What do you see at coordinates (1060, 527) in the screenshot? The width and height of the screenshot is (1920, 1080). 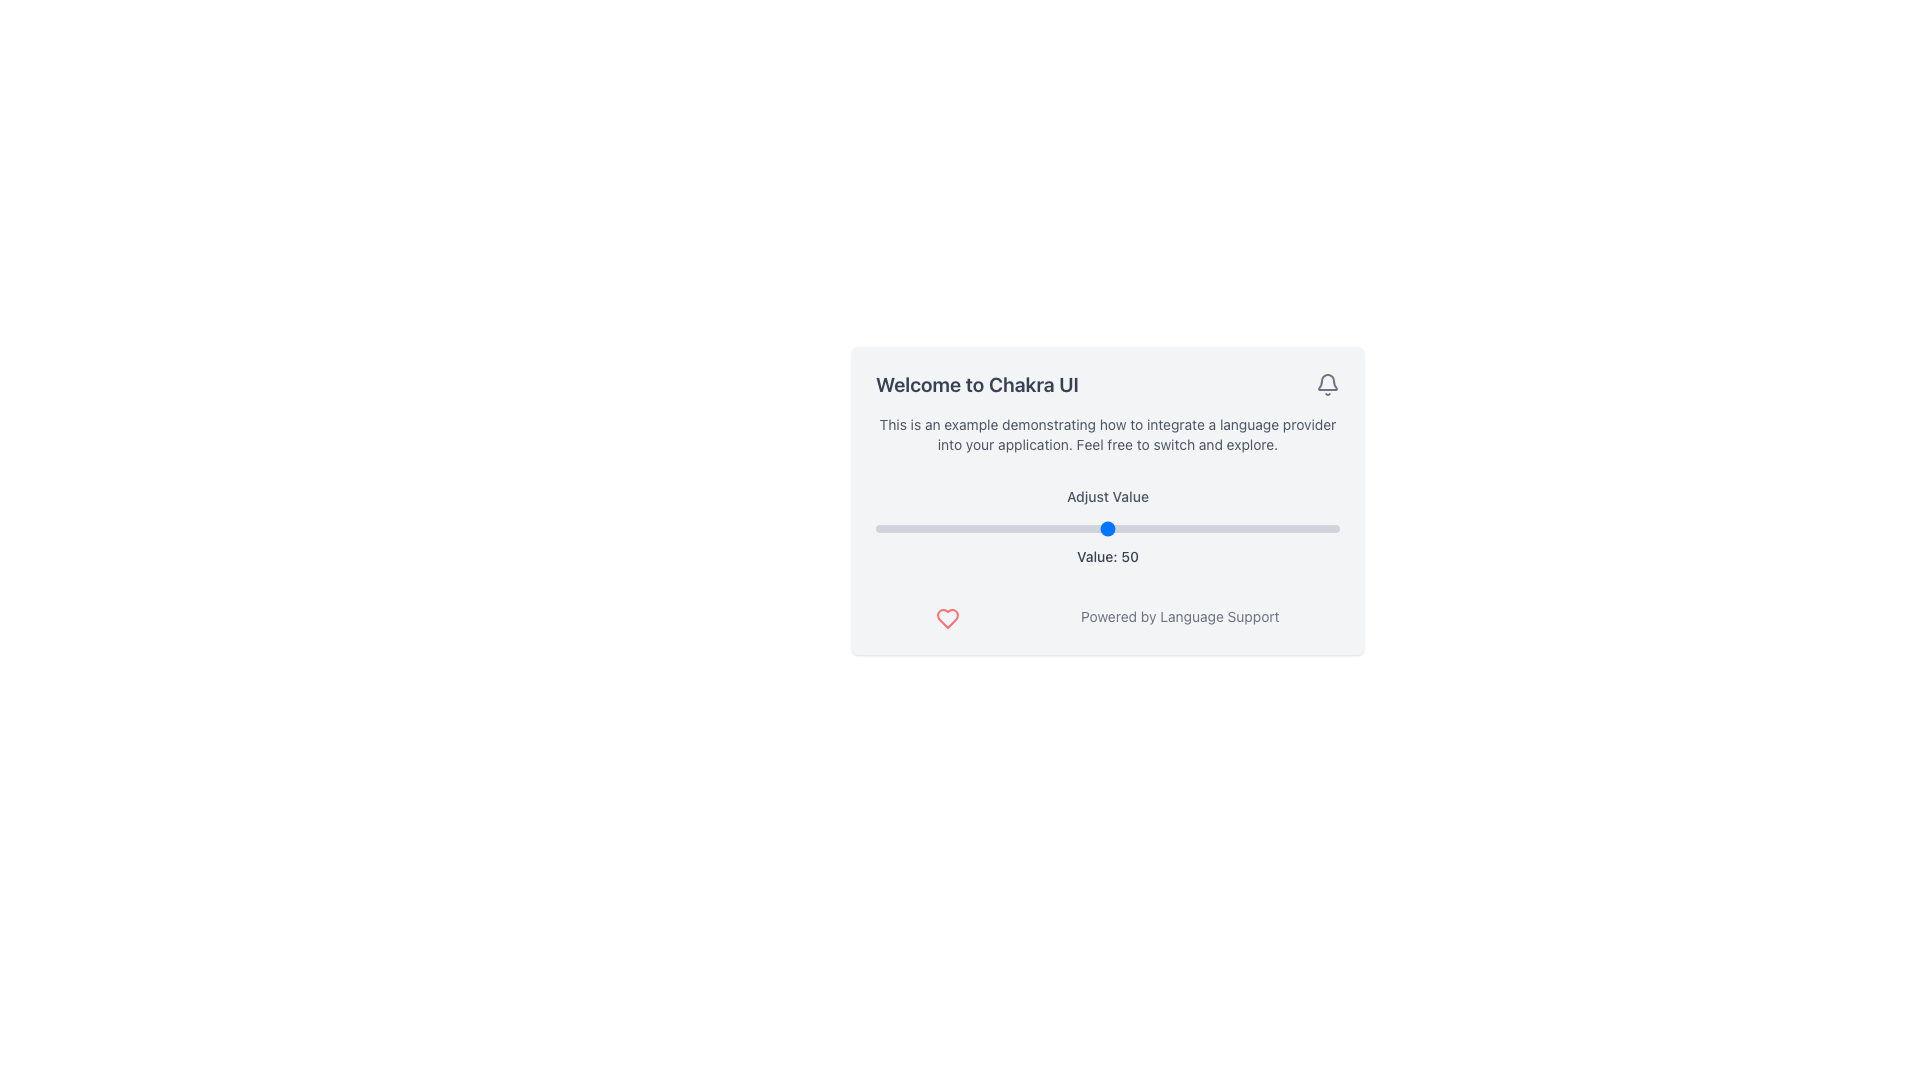 I see `the adjustment slider` at bounding box center [1060, 527].